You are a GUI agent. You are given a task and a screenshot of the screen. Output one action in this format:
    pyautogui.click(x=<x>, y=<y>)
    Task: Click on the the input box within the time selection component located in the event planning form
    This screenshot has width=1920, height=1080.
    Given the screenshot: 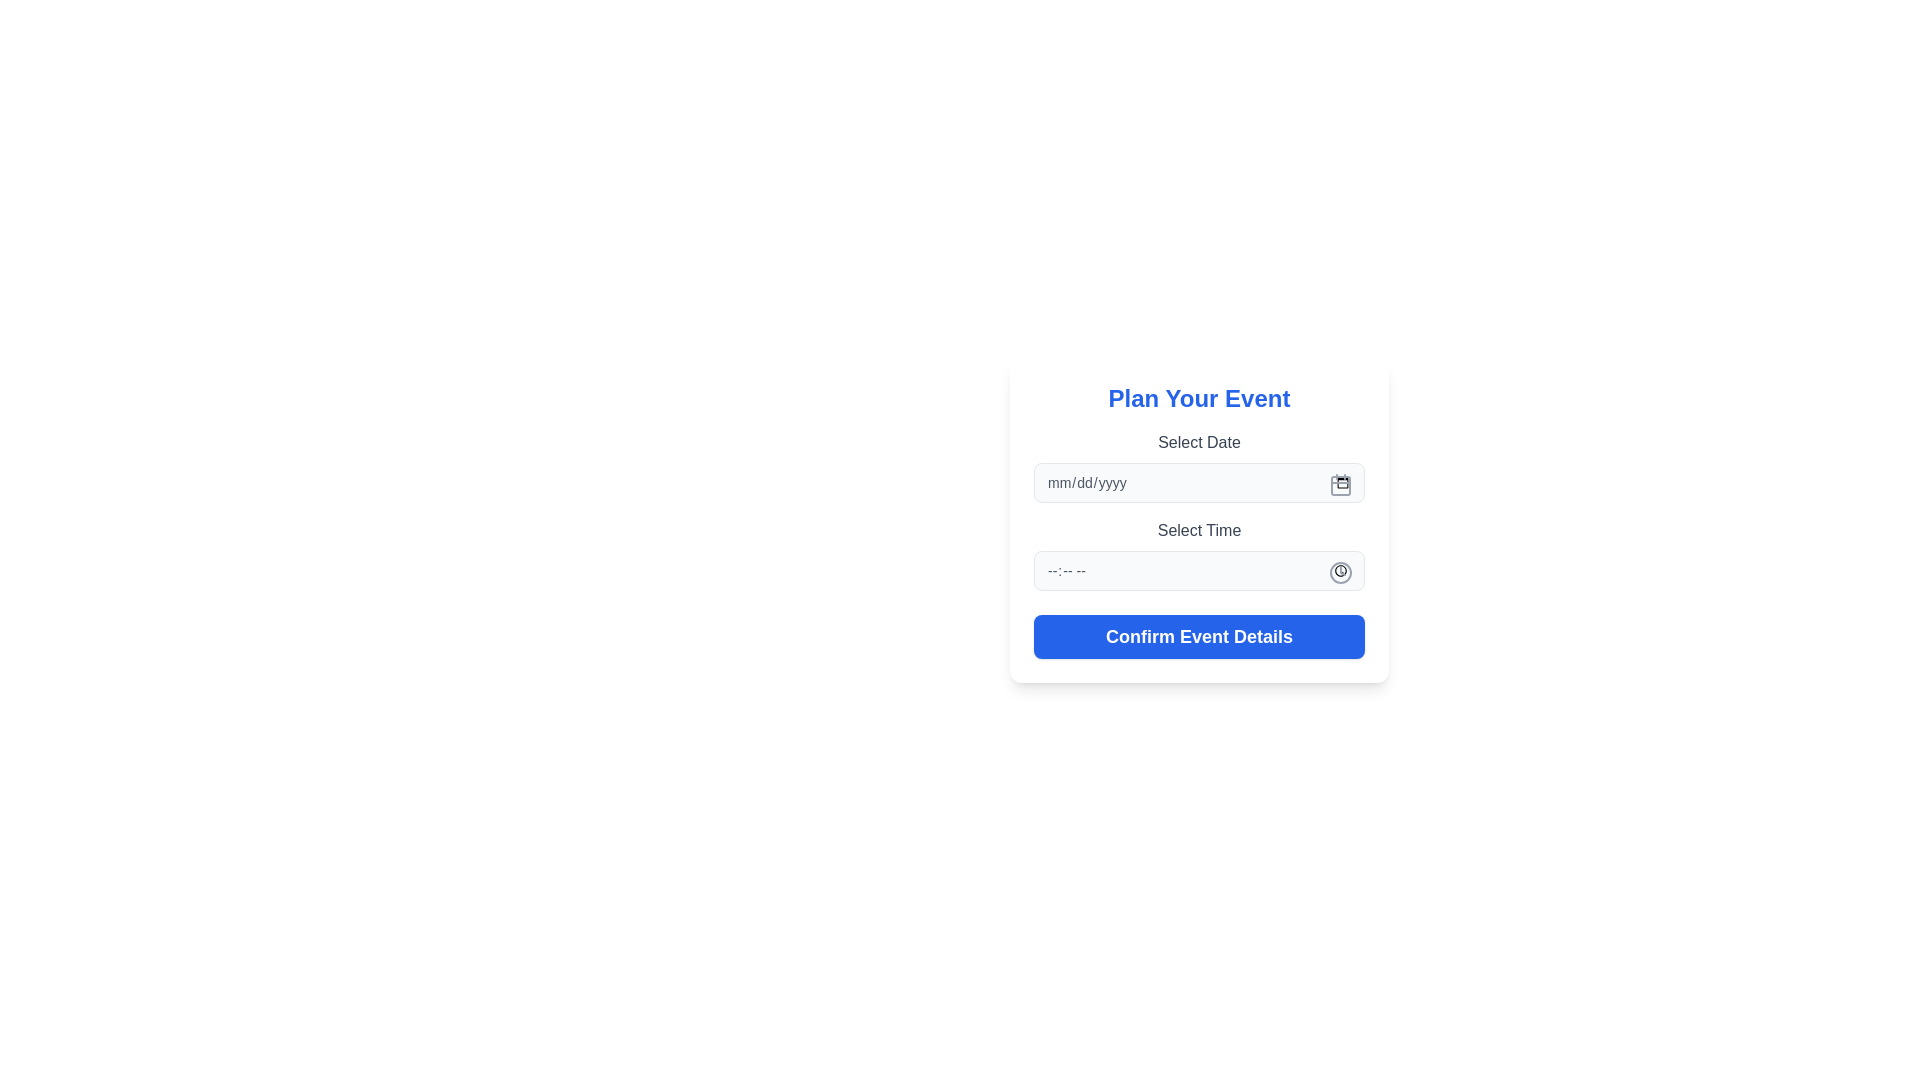 What is the action you would take?
    pyautogui.click(x=1199, y=555)
    